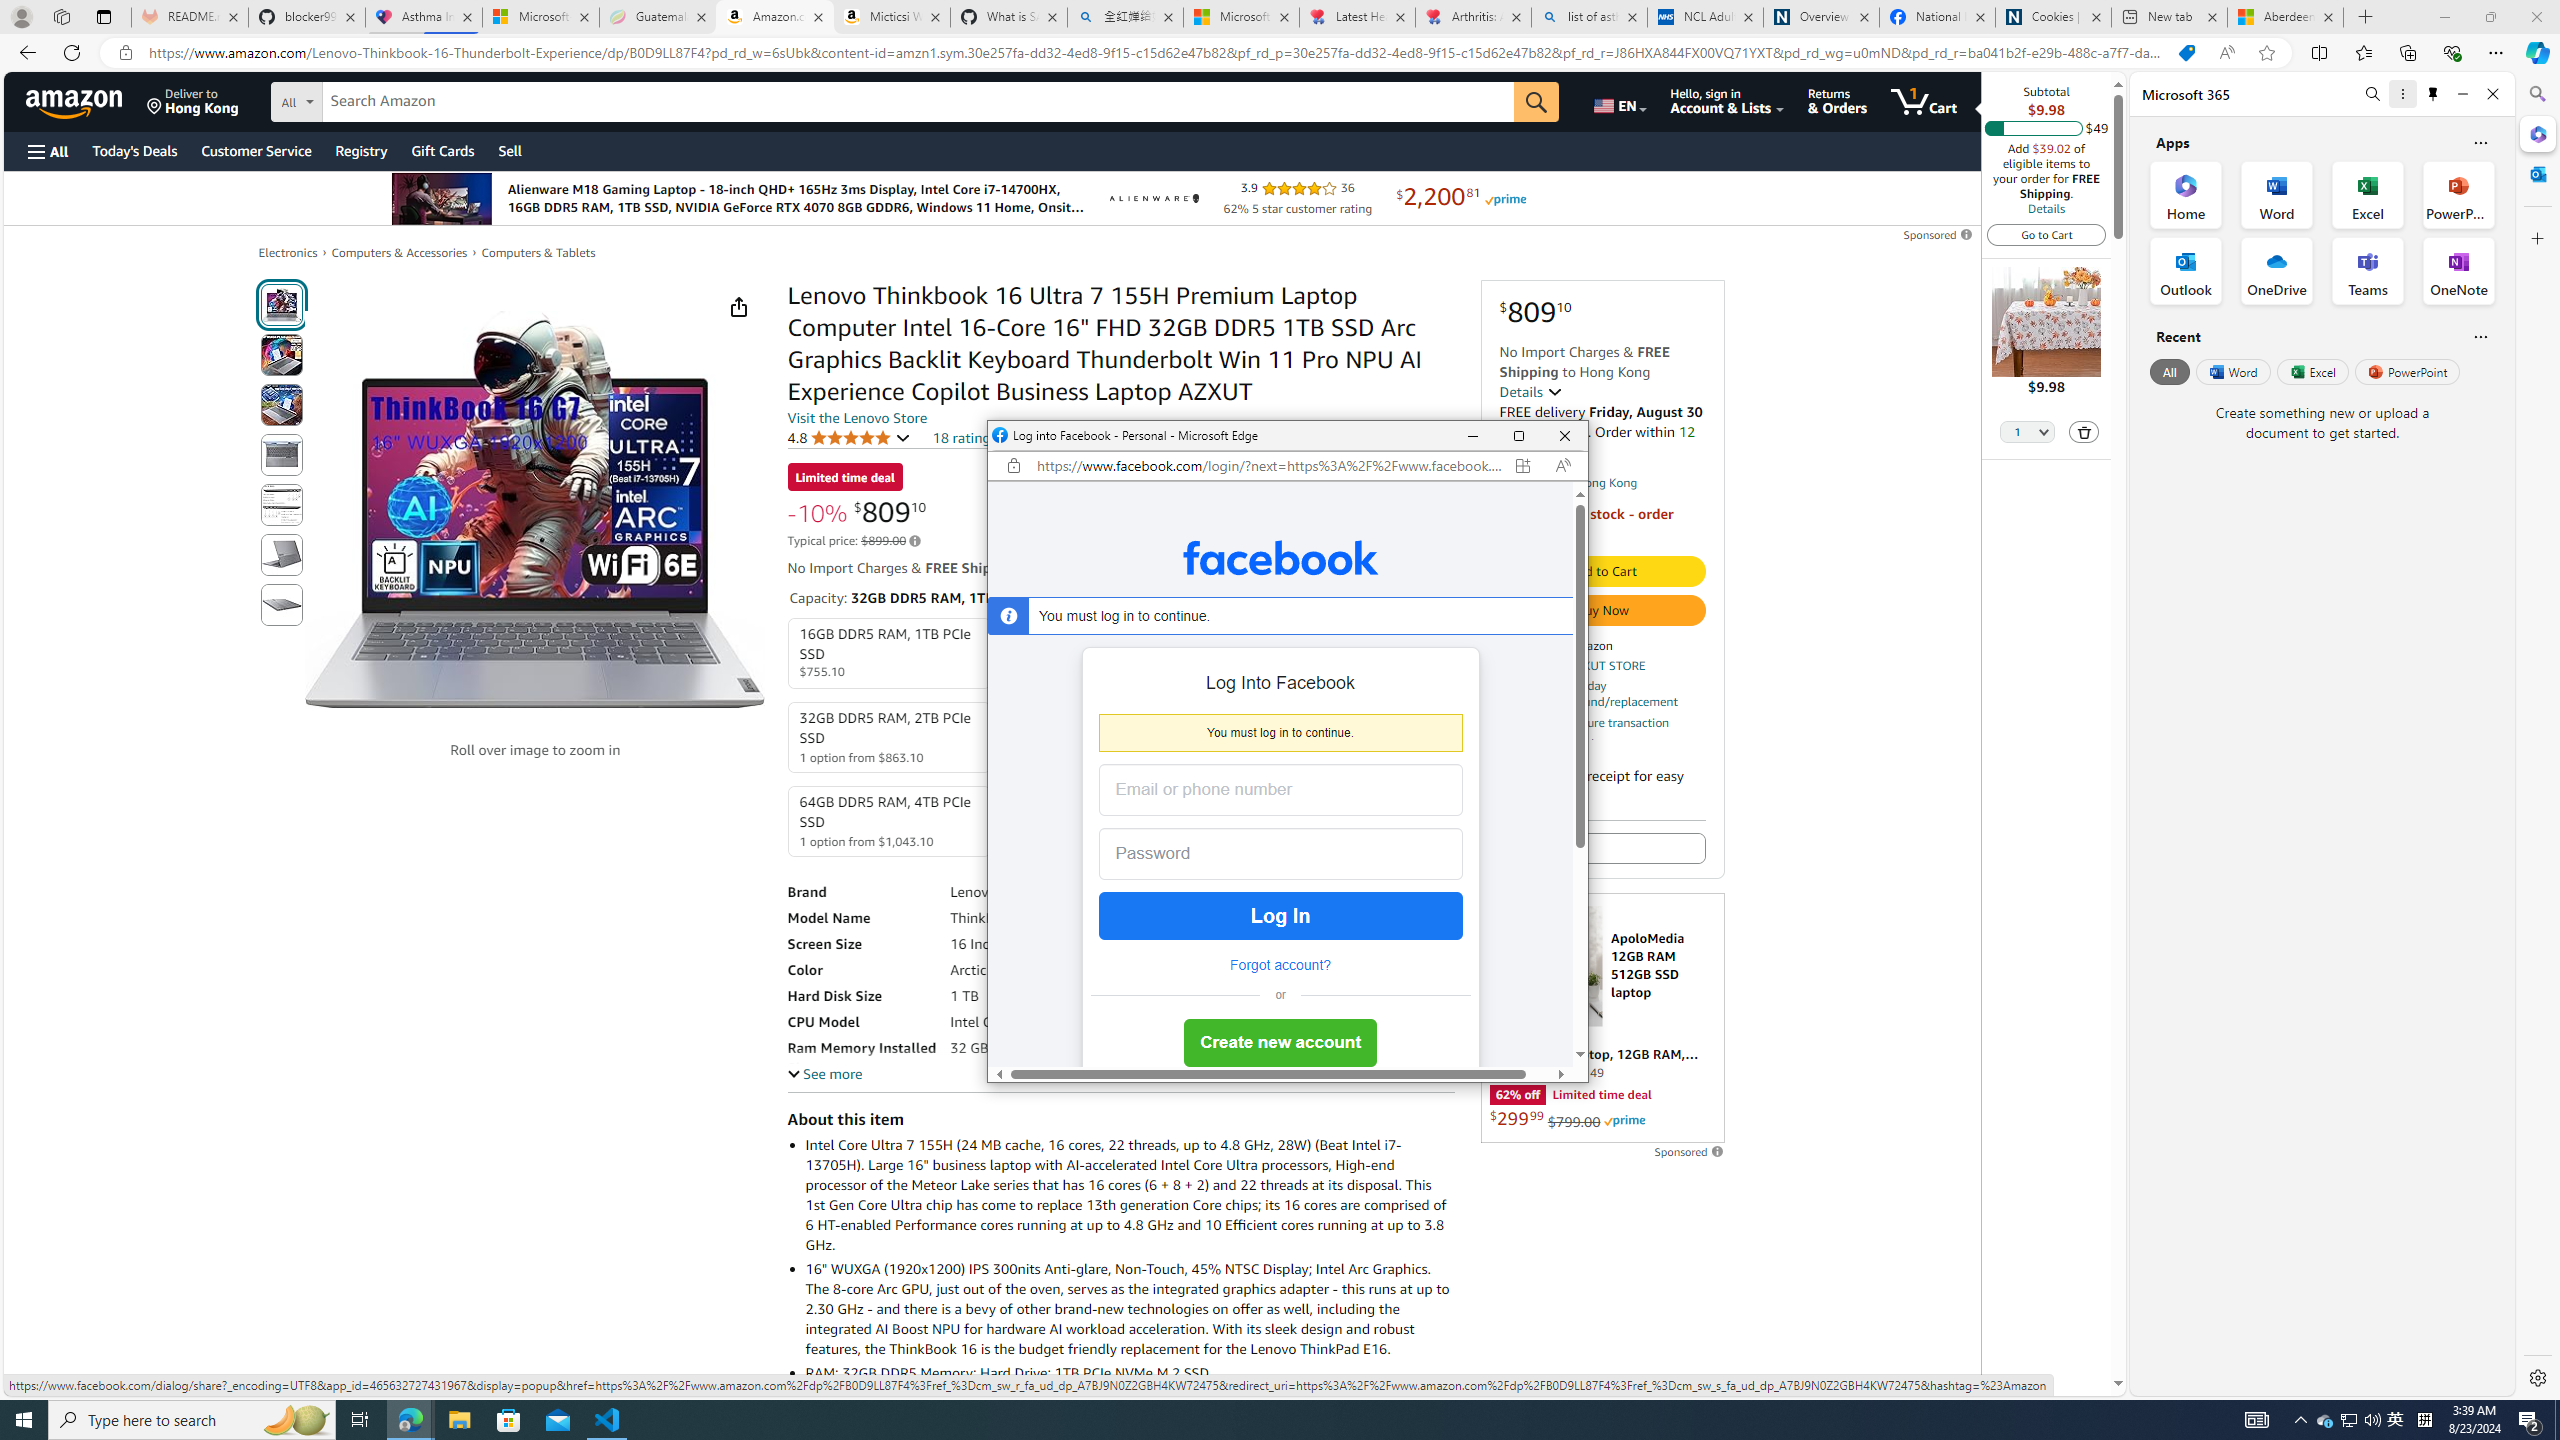  Describe the element at coordinates (538, 252) in the screenshot. I see `'Computers & Tablets'` at that location.